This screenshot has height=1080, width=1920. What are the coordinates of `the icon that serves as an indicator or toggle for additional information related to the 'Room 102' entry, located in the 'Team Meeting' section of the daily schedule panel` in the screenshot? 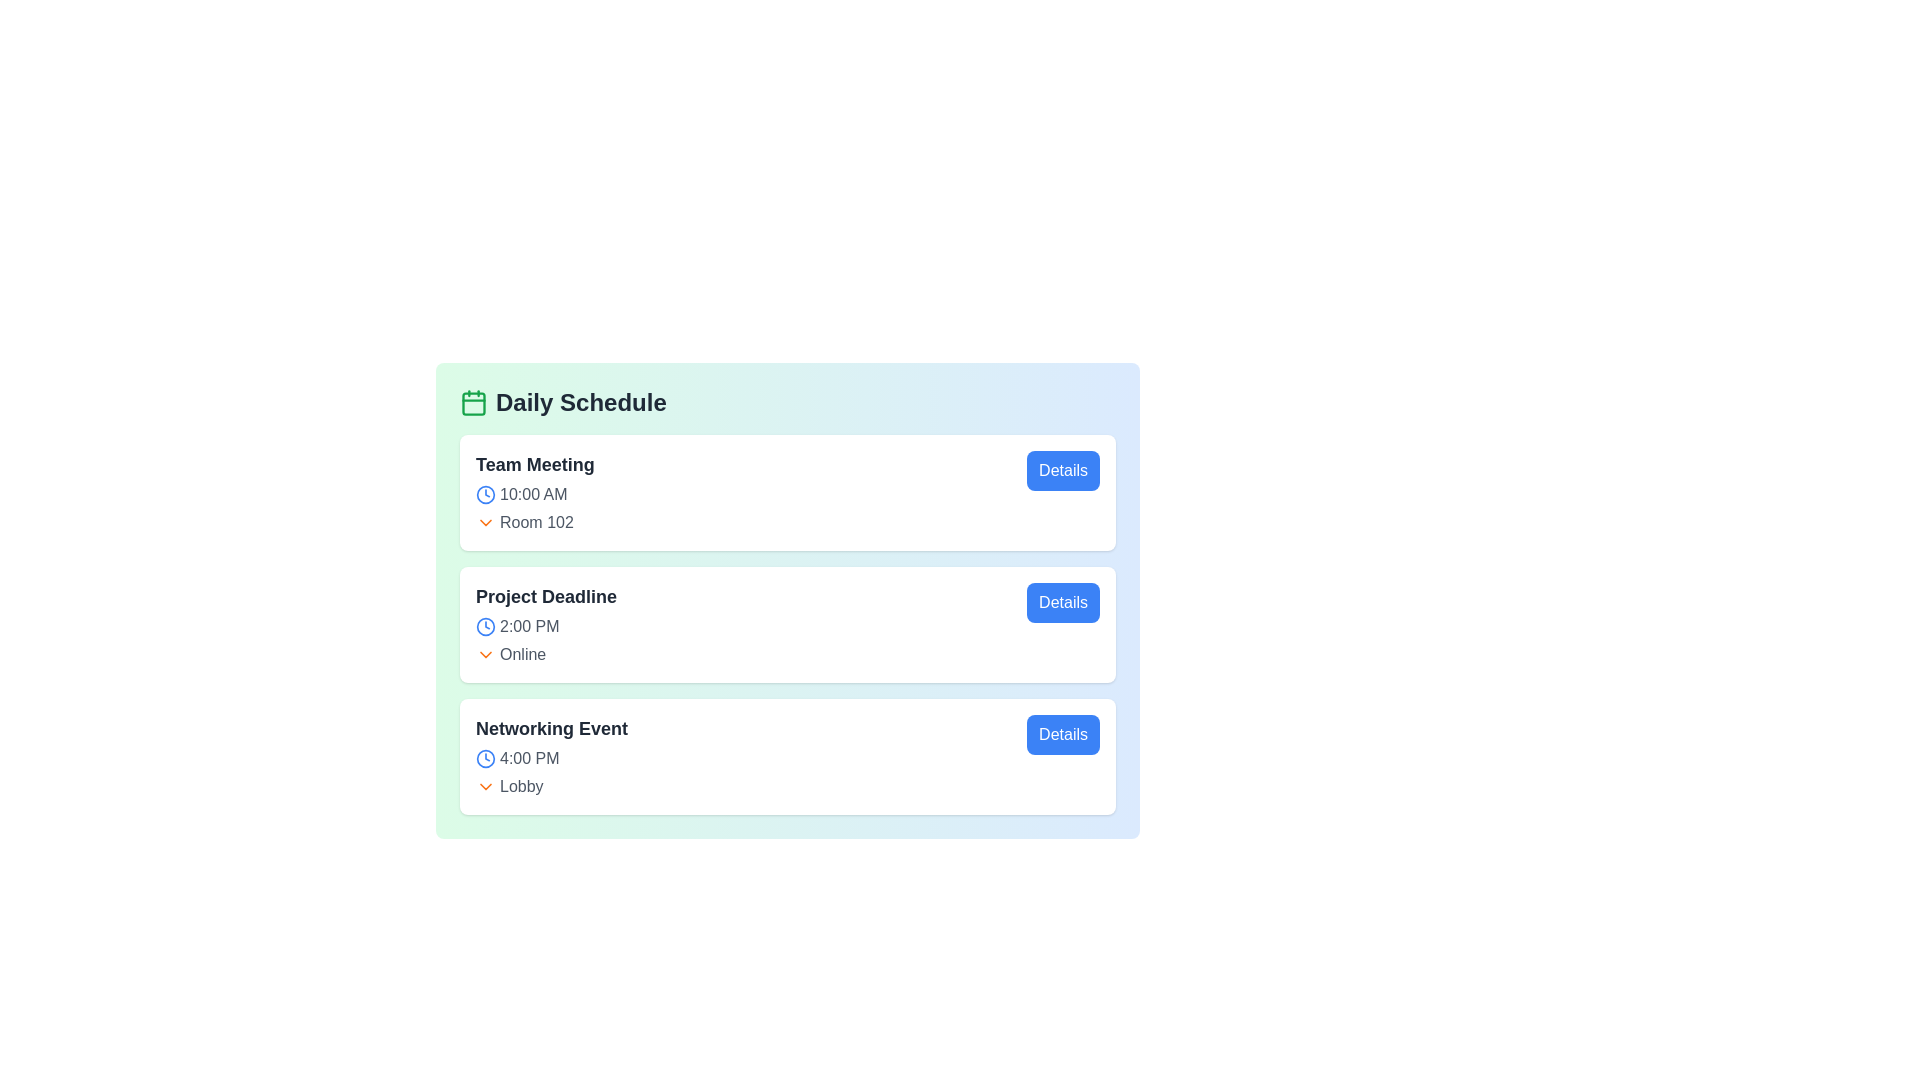 It's located at (485, 522).